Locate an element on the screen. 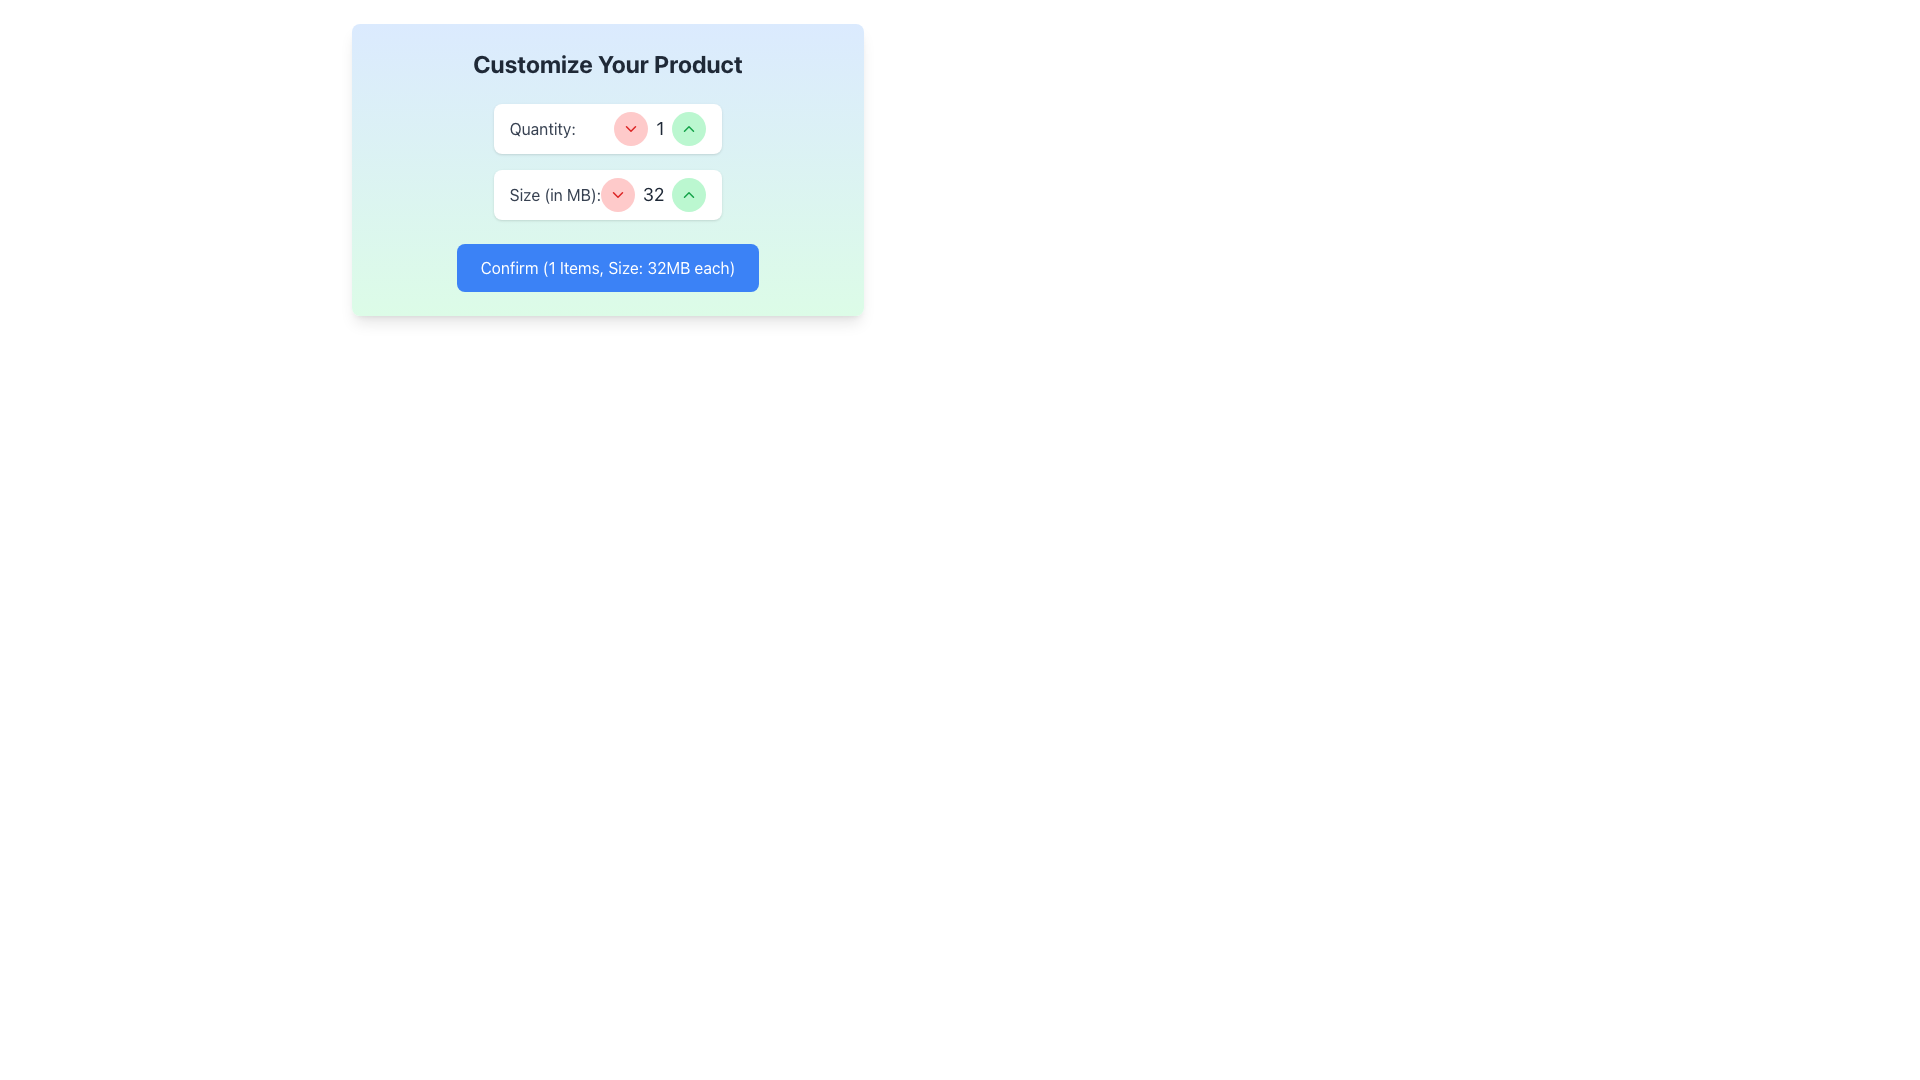  the increment button on the Interactive Card to increase the size value displayed in MB is located at coordinates (607, 195).